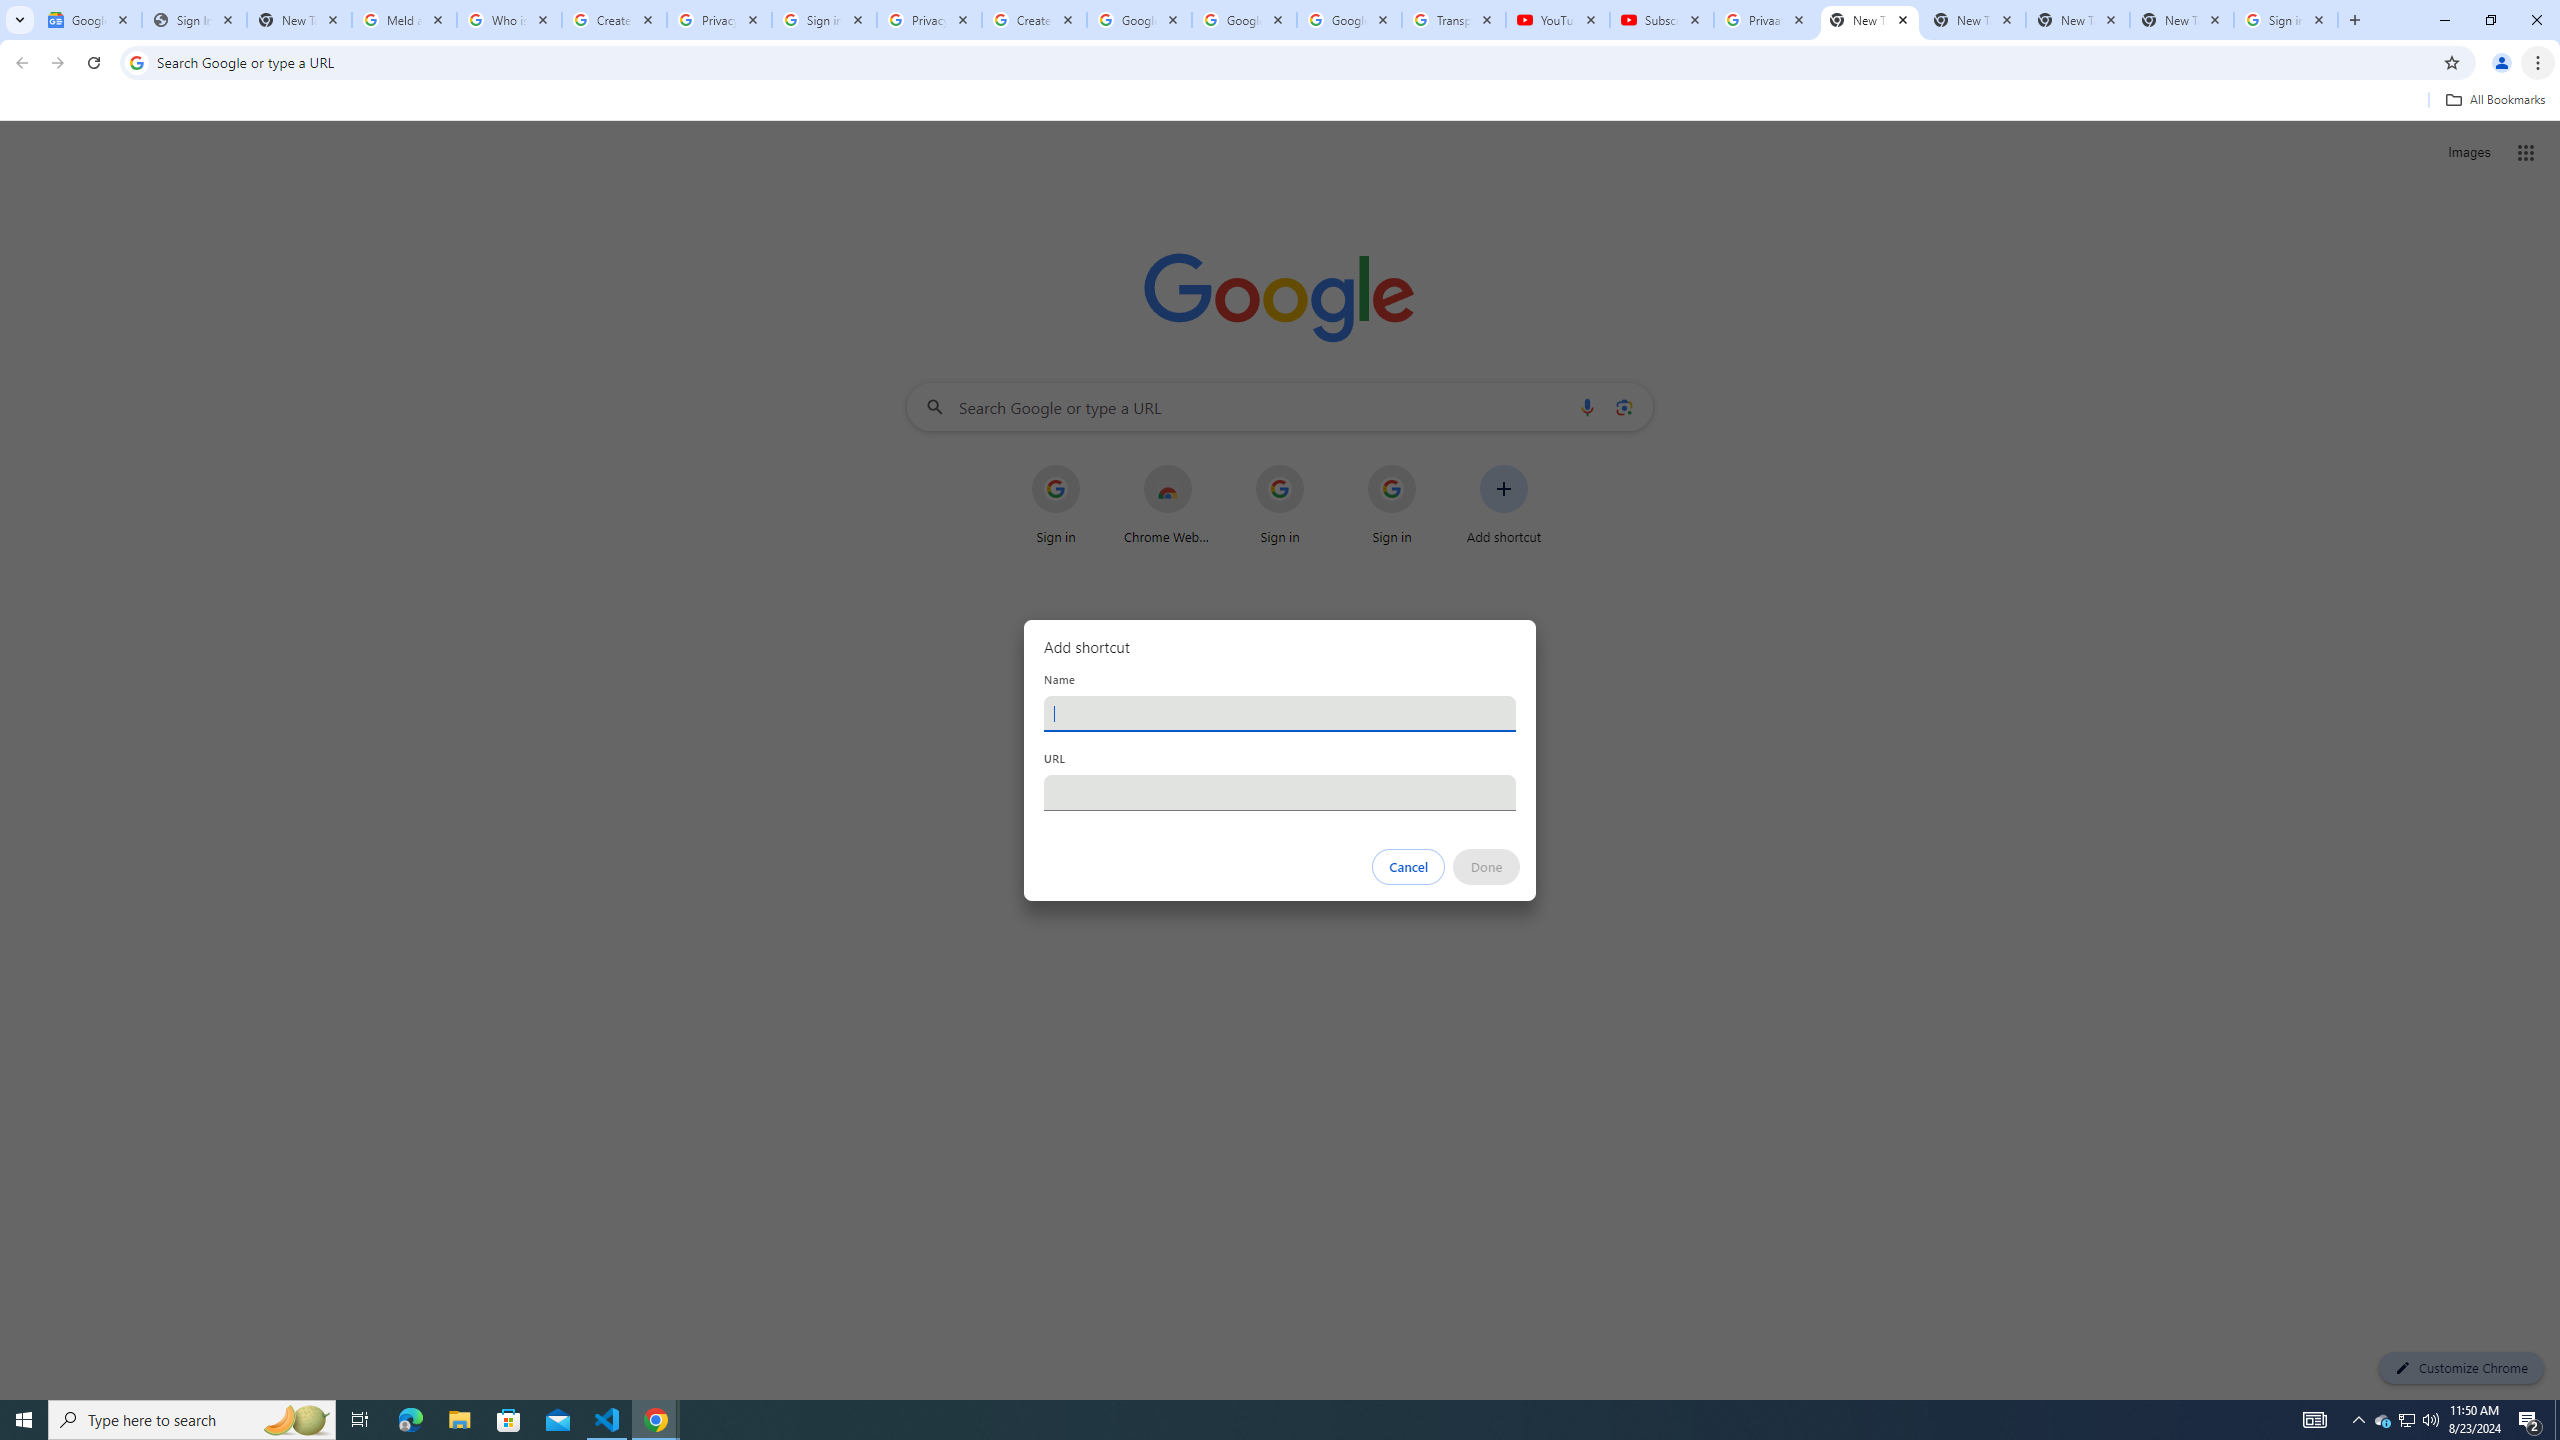  What do you see at coordinates (1034, 19) in the screenshot?
I see `'Create your Google Account'` at bounding box center [1034, 19].